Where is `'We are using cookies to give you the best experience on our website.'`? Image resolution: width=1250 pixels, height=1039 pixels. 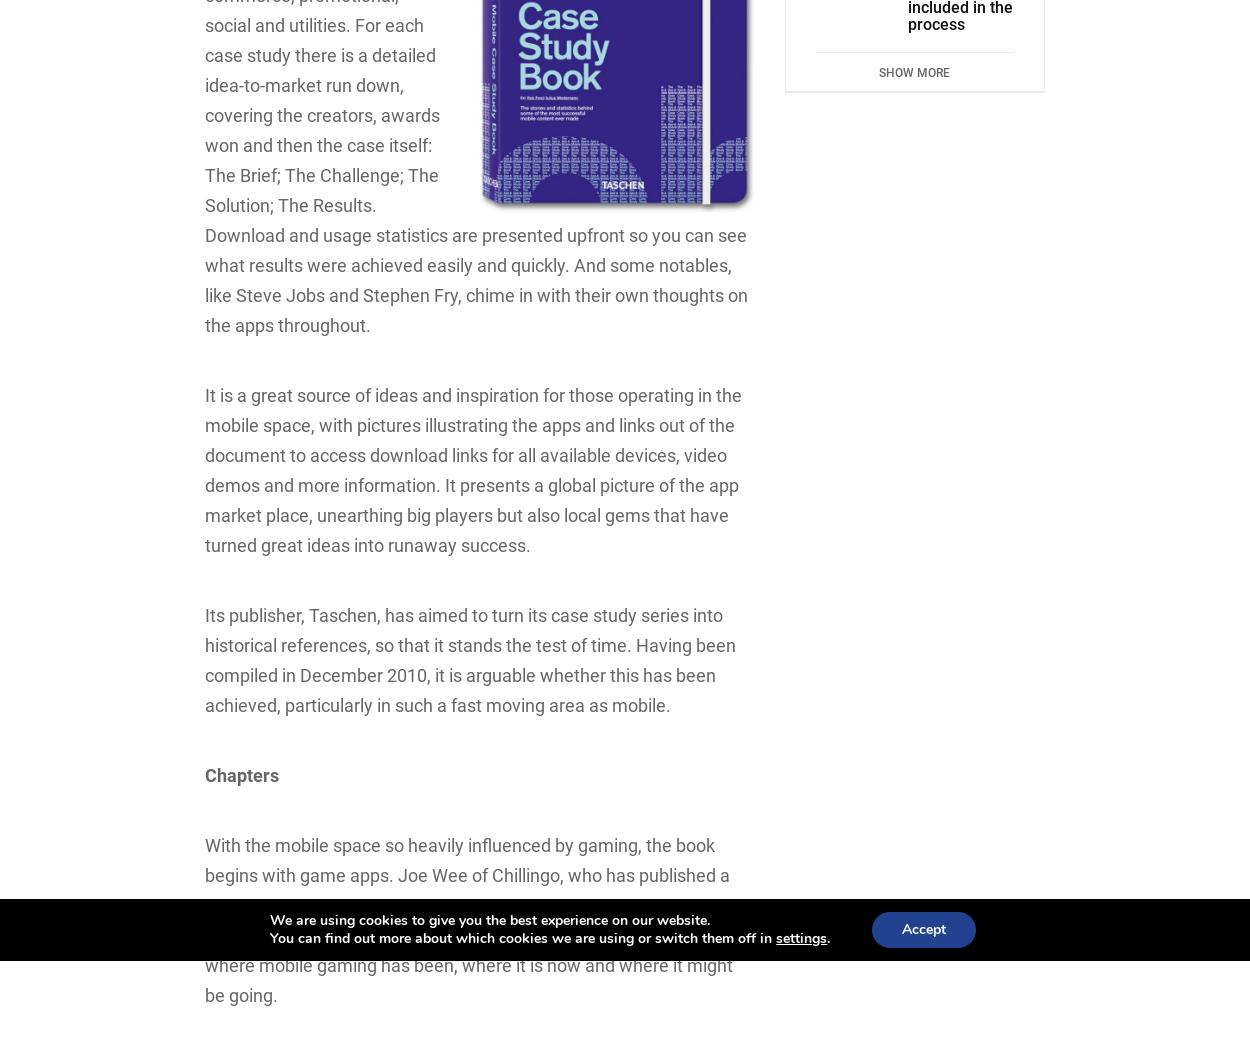
'We are using cookies to give you the best experience on our website.' is located at coordinates (489, 920).